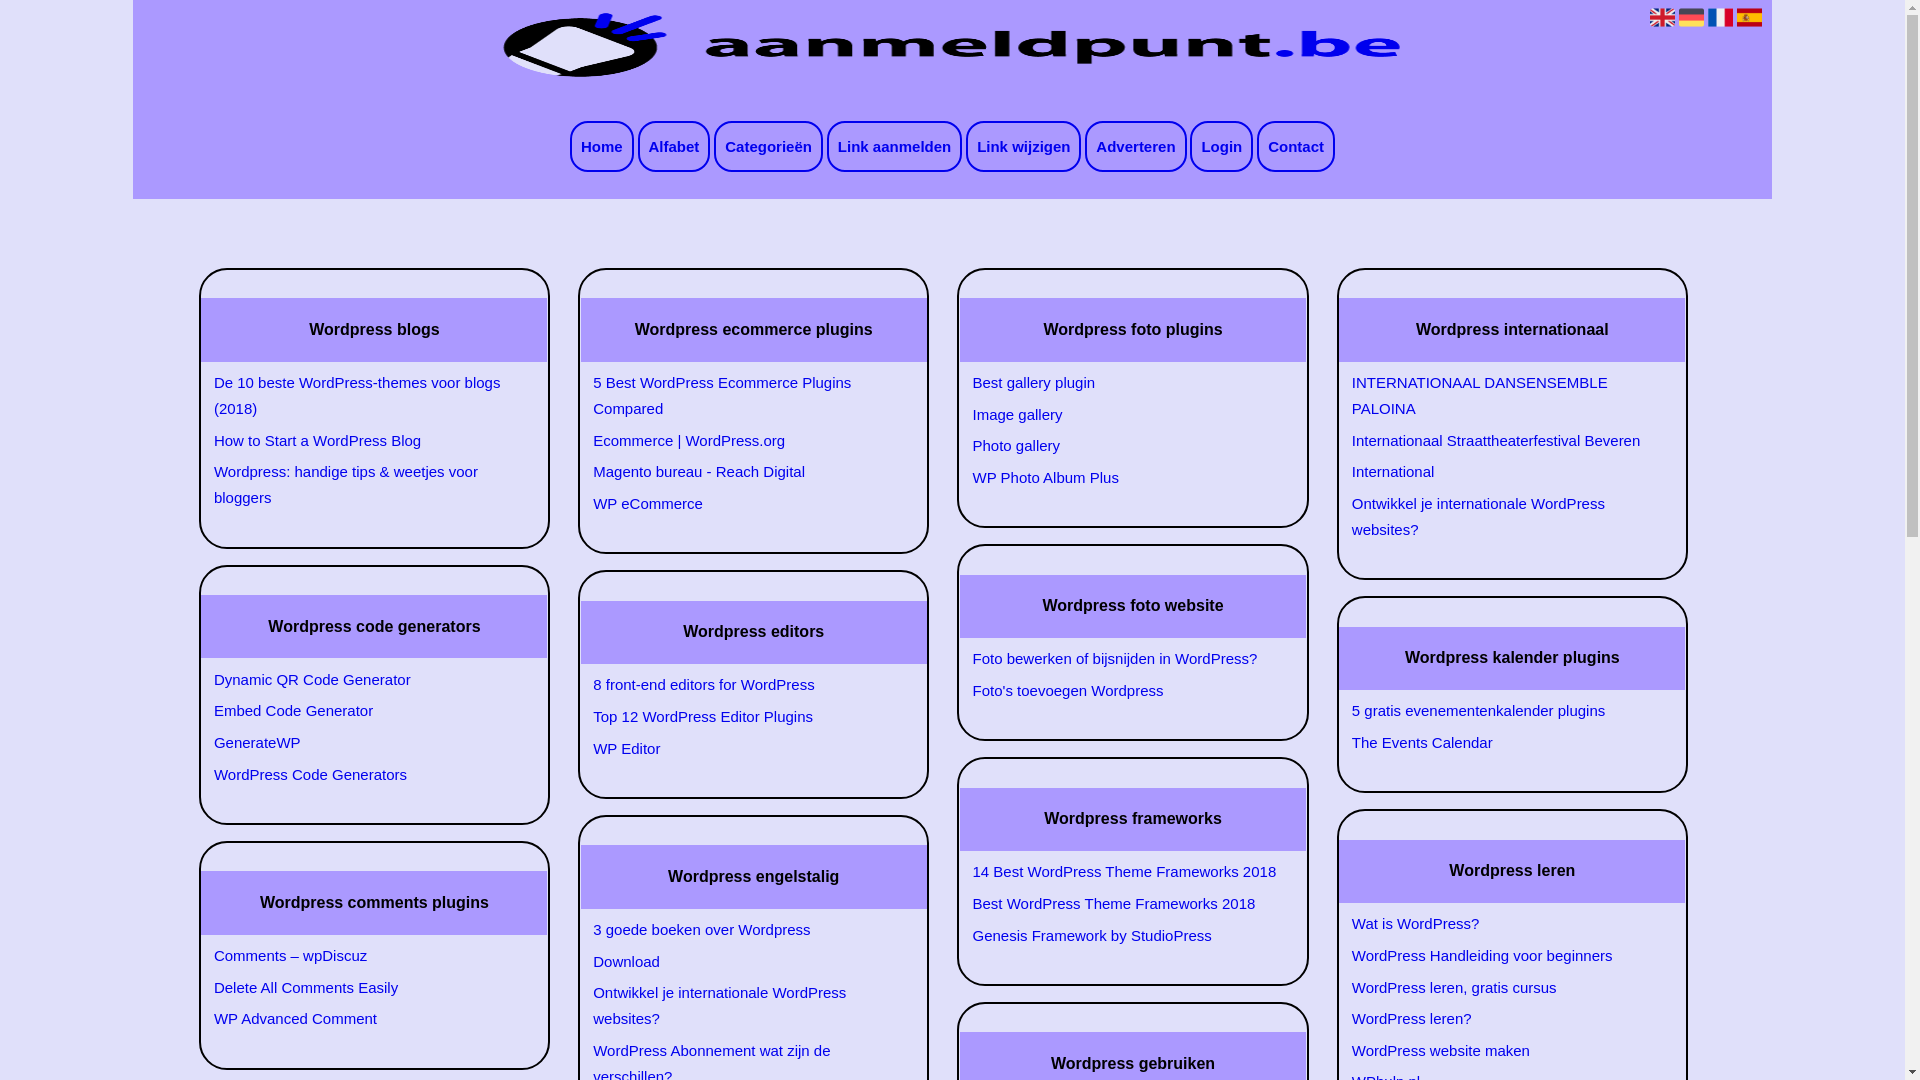  What do you see at coordinates (1501, 924) in the screenshot?
I see `'Wat is WordPress?'` at bounding box center [1501, 924].